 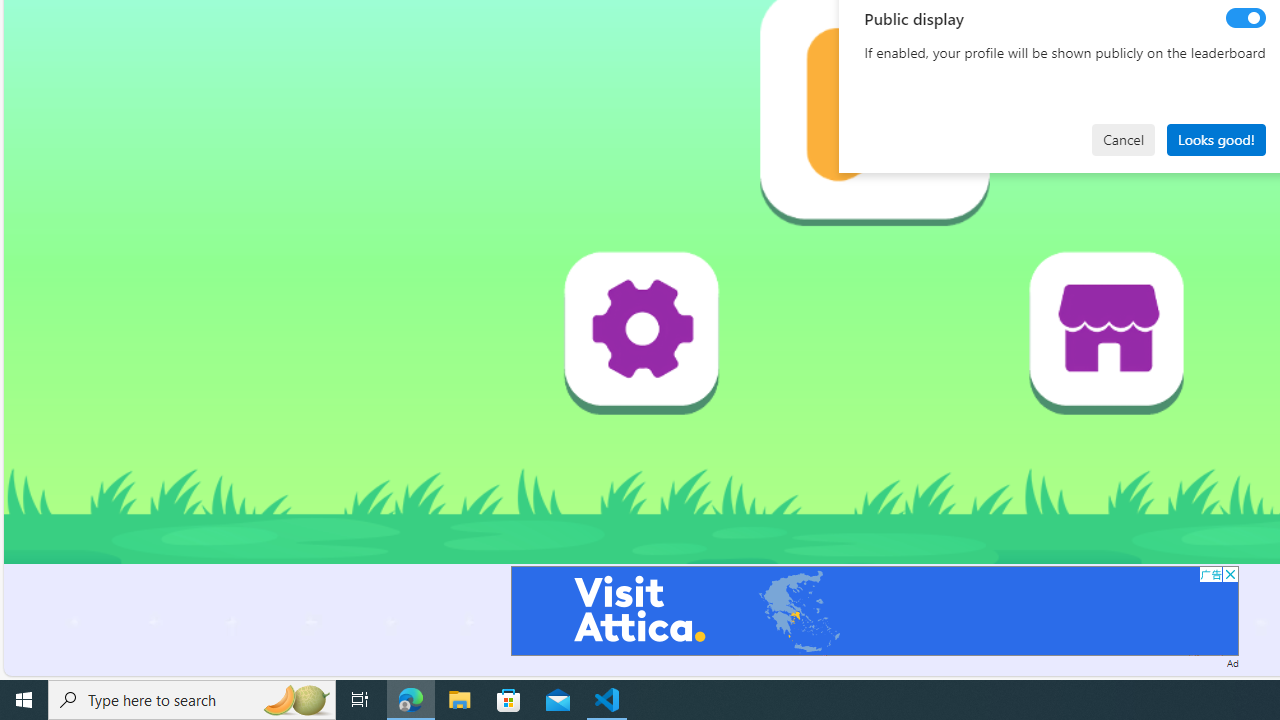 I want to click on 'Cancel', so click(x=1123, y=138).